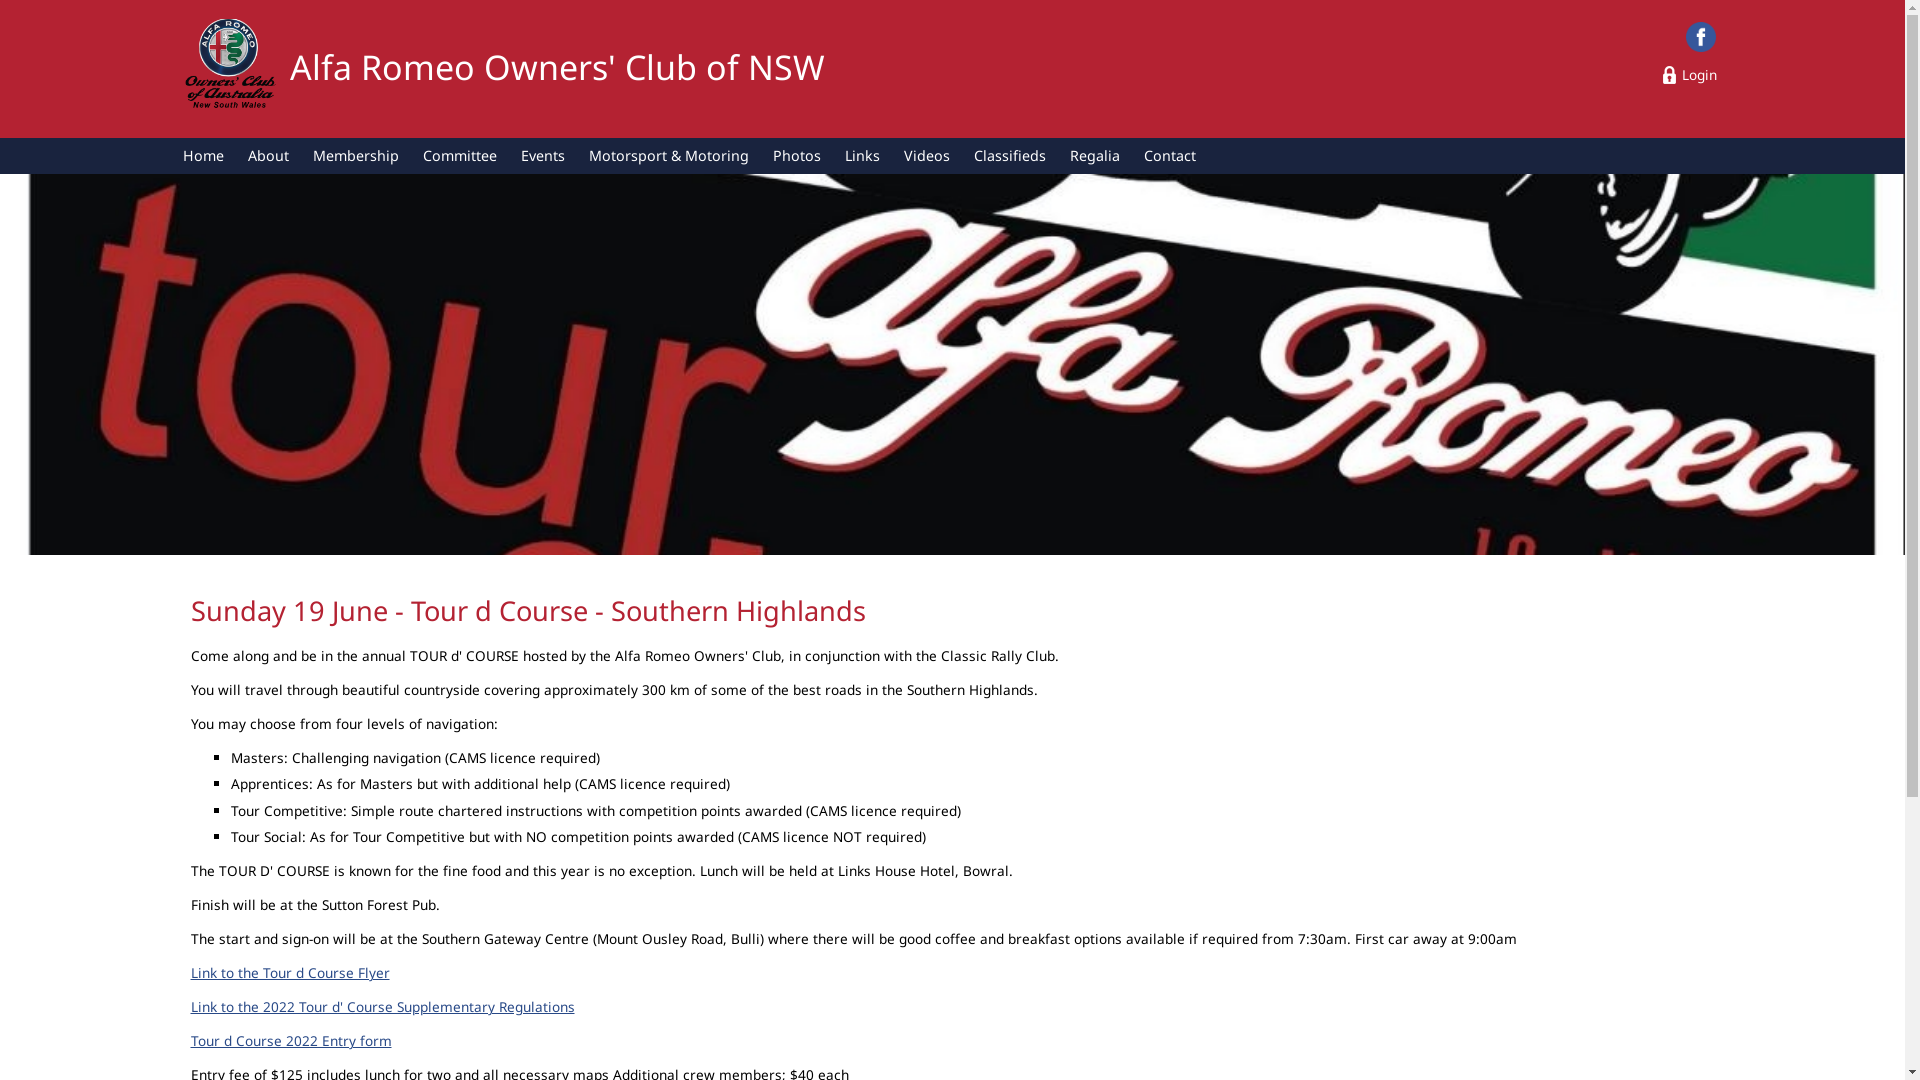  Describe the element at coordinates (891, 154) in the screenshot. I see `'Videos'` at that location.